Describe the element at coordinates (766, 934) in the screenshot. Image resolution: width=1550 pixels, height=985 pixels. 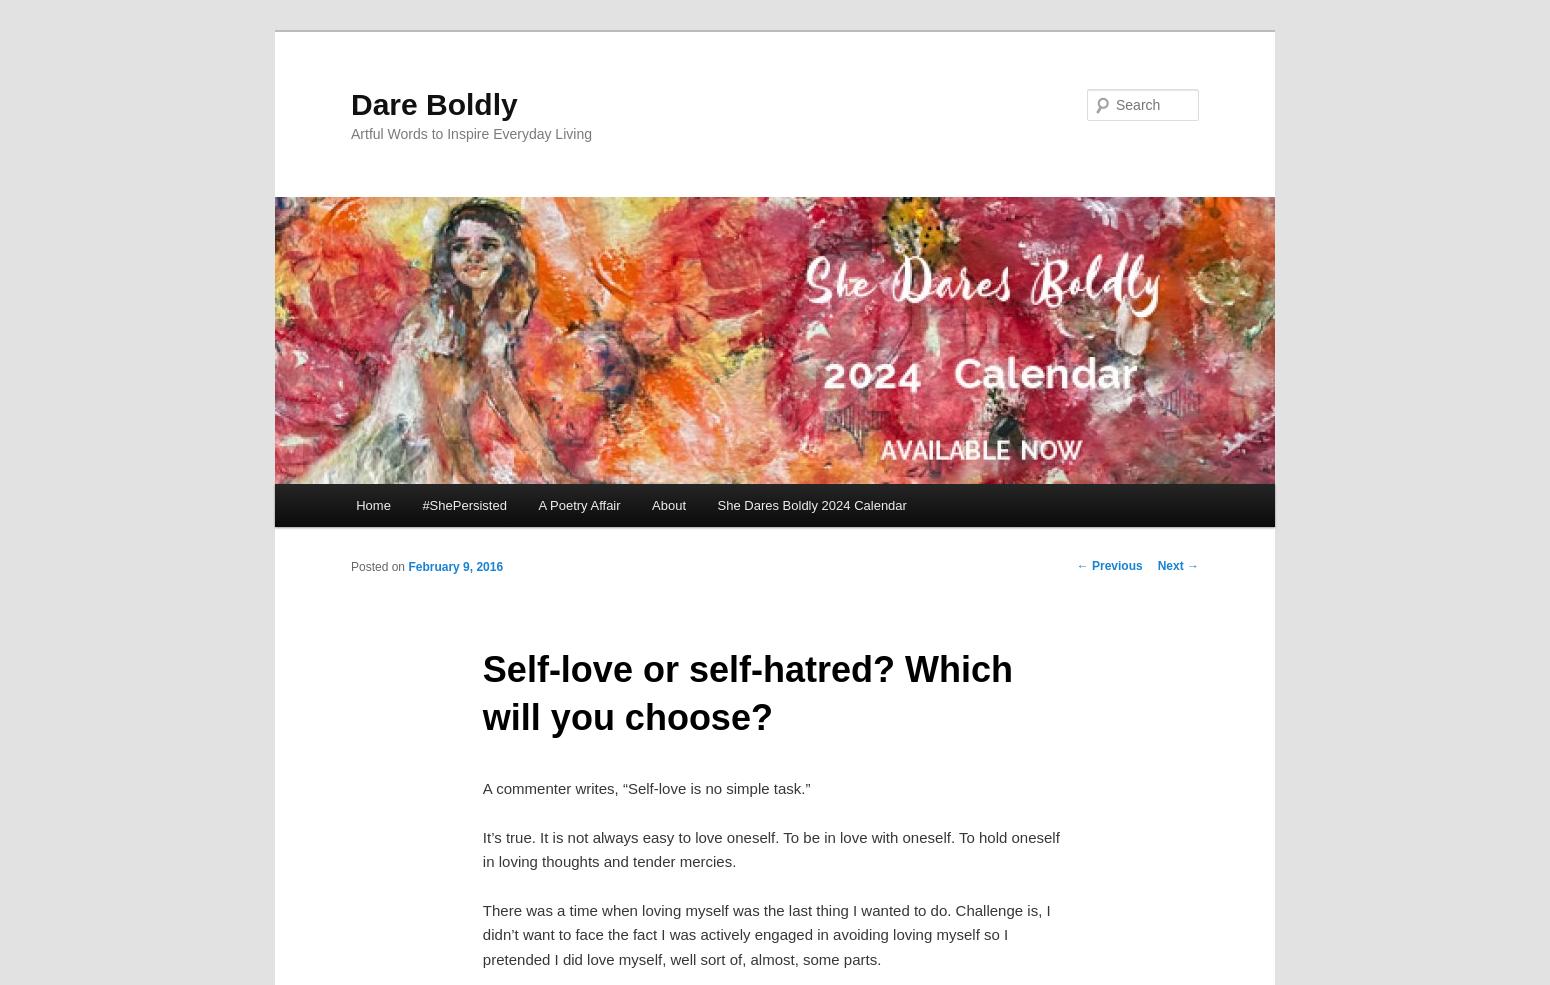
I see `'There was a time when loving myself was the last thing I wanted to do. Challenge is, I didn’t want to face the fact I was actively engaged in avoiding loving myself so I pretended I did love myself, well sort of, almost, some parts.'` at that location.